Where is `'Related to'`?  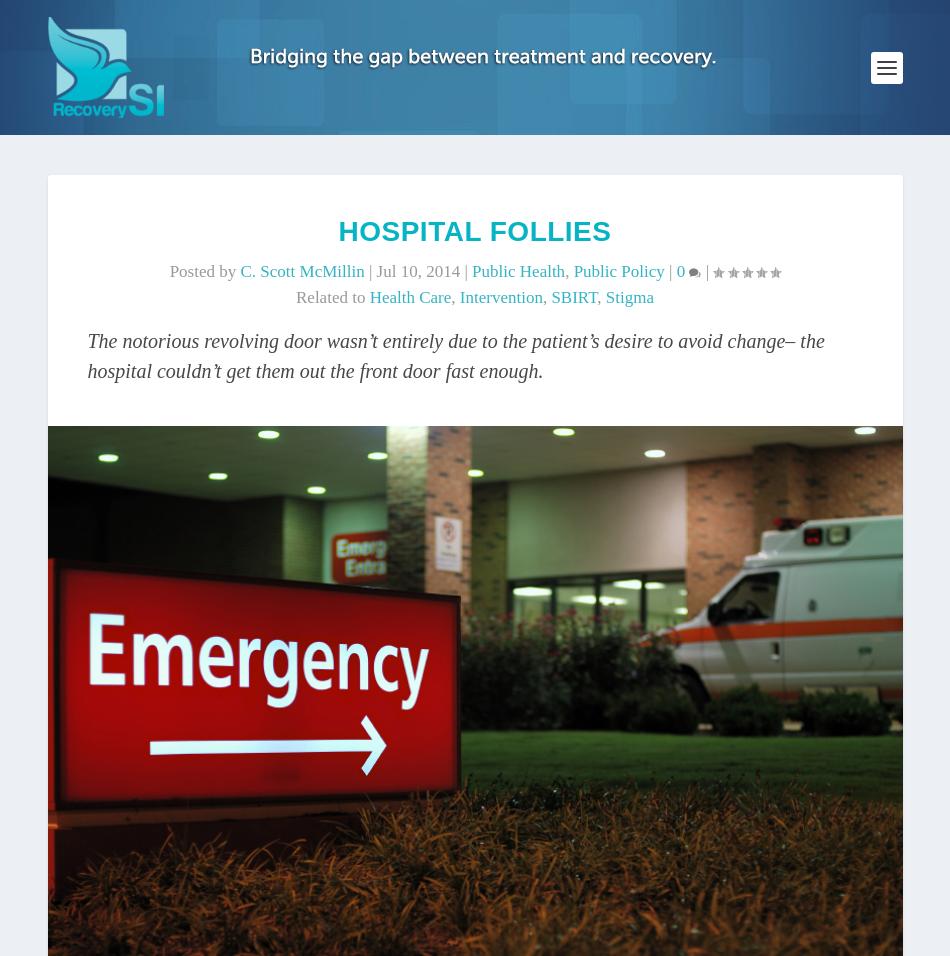
'Related to' is located at coordinates (331, 296).